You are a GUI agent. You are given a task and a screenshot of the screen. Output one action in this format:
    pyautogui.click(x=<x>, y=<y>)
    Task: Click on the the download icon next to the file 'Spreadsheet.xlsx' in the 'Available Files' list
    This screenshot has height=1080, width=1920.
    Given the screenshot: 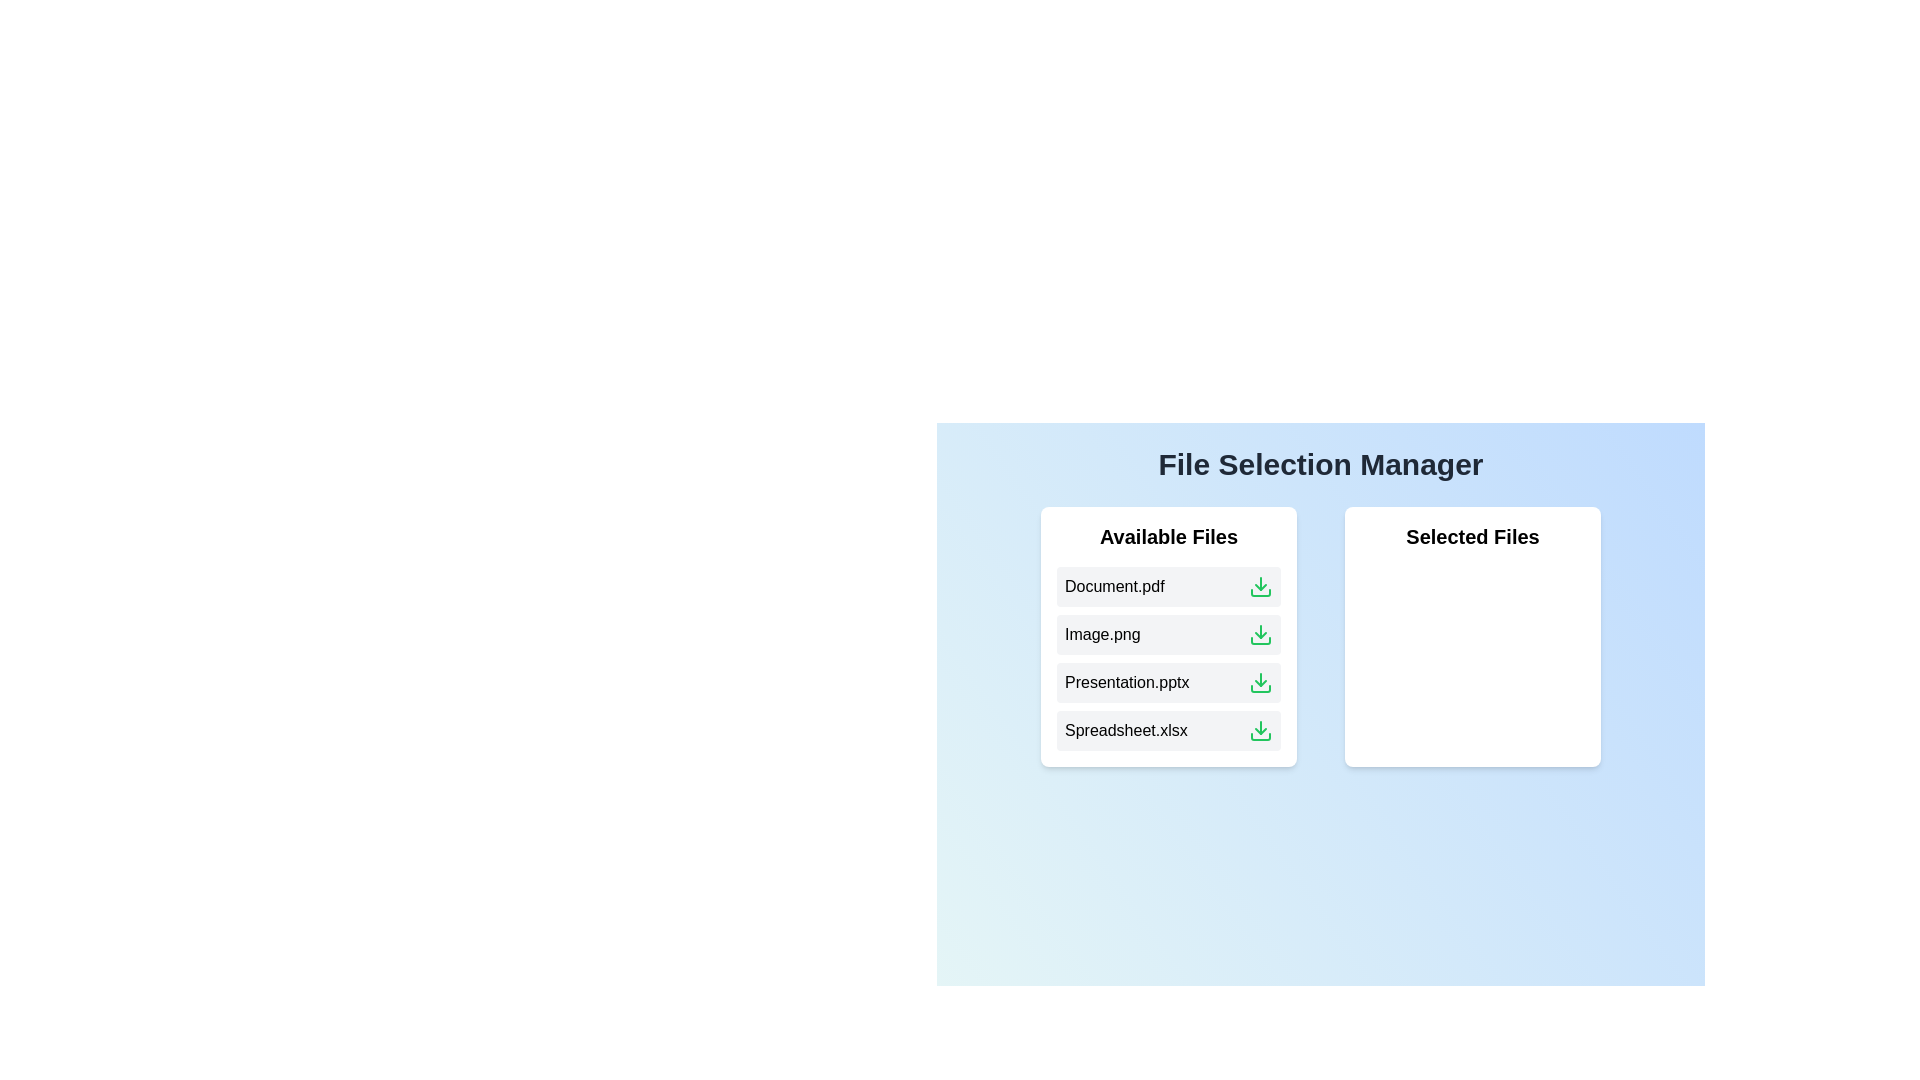 What is the action you would take?
    pyautogui.click(x=1260, y=731)
    